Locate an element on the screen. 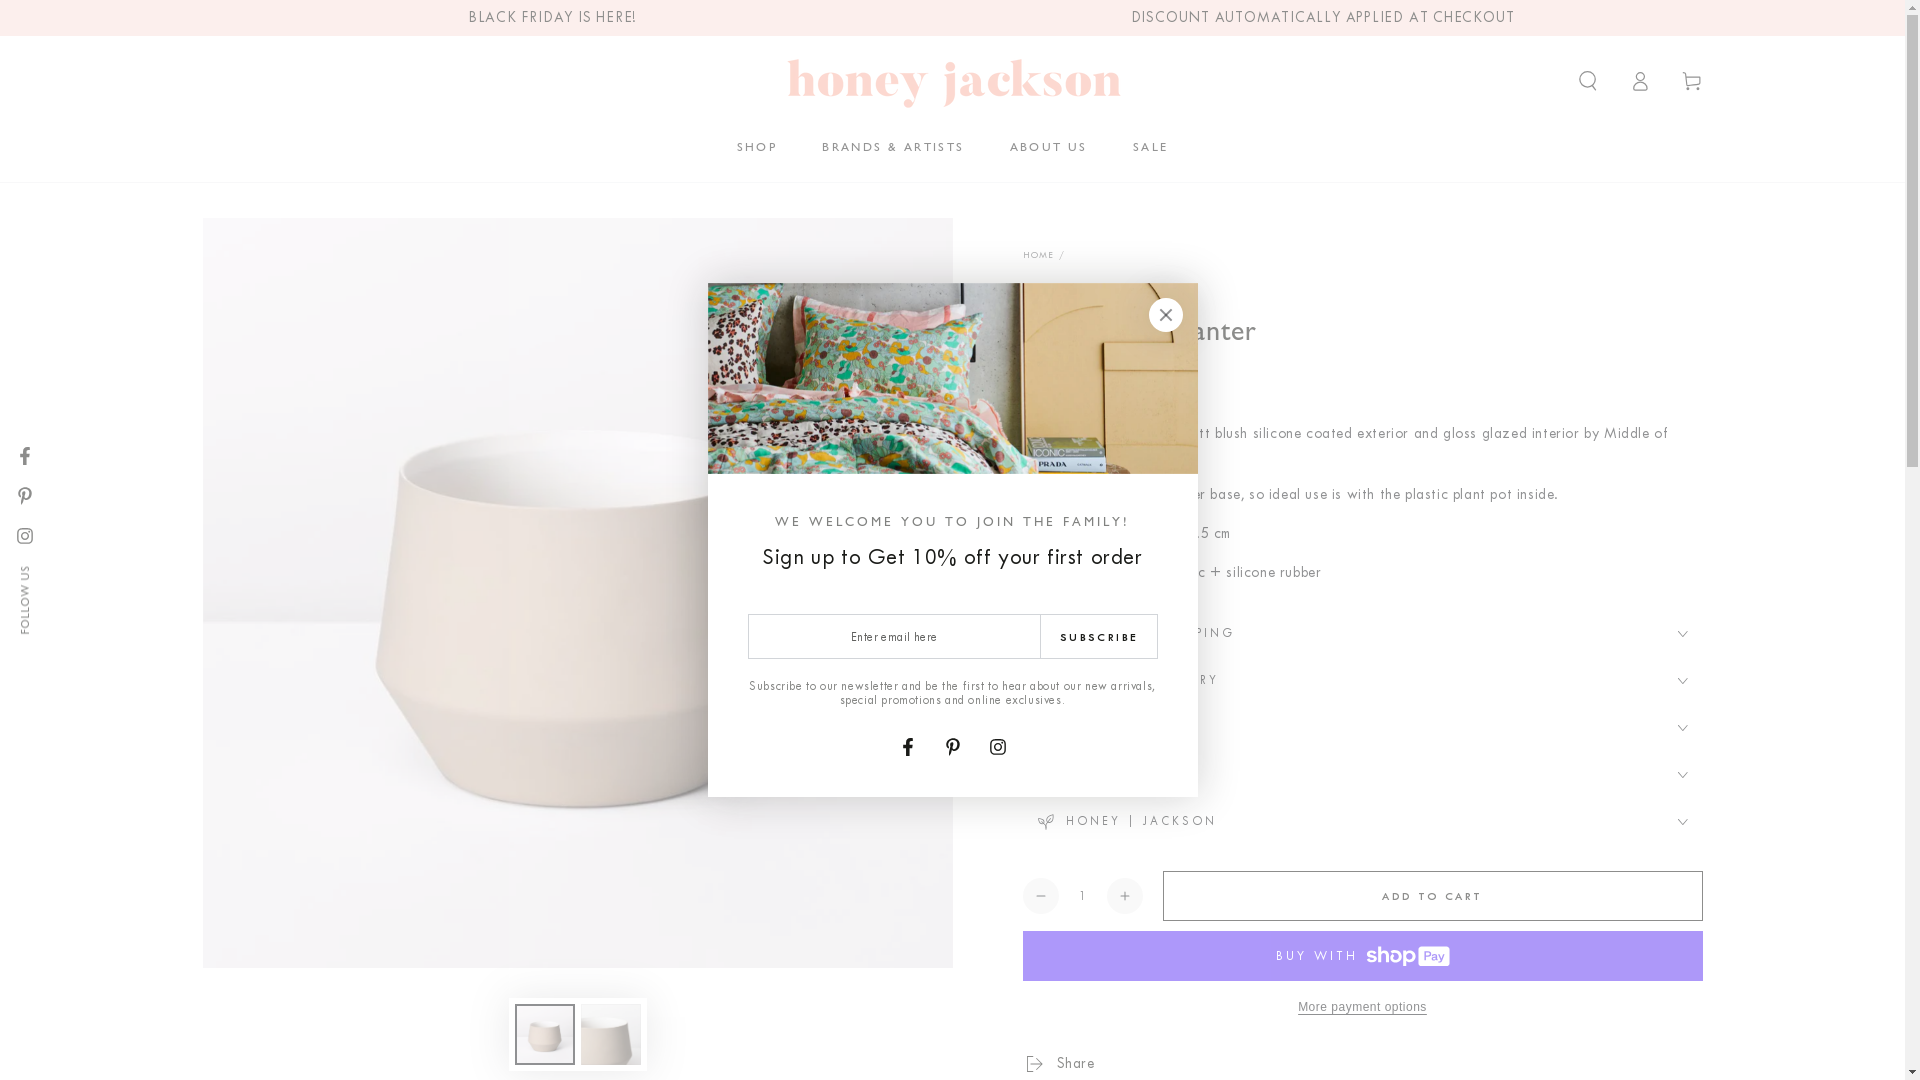 The height and width of the screenshot is (1080, 1920). 'SALE' is located at coordinates (1151, 145).